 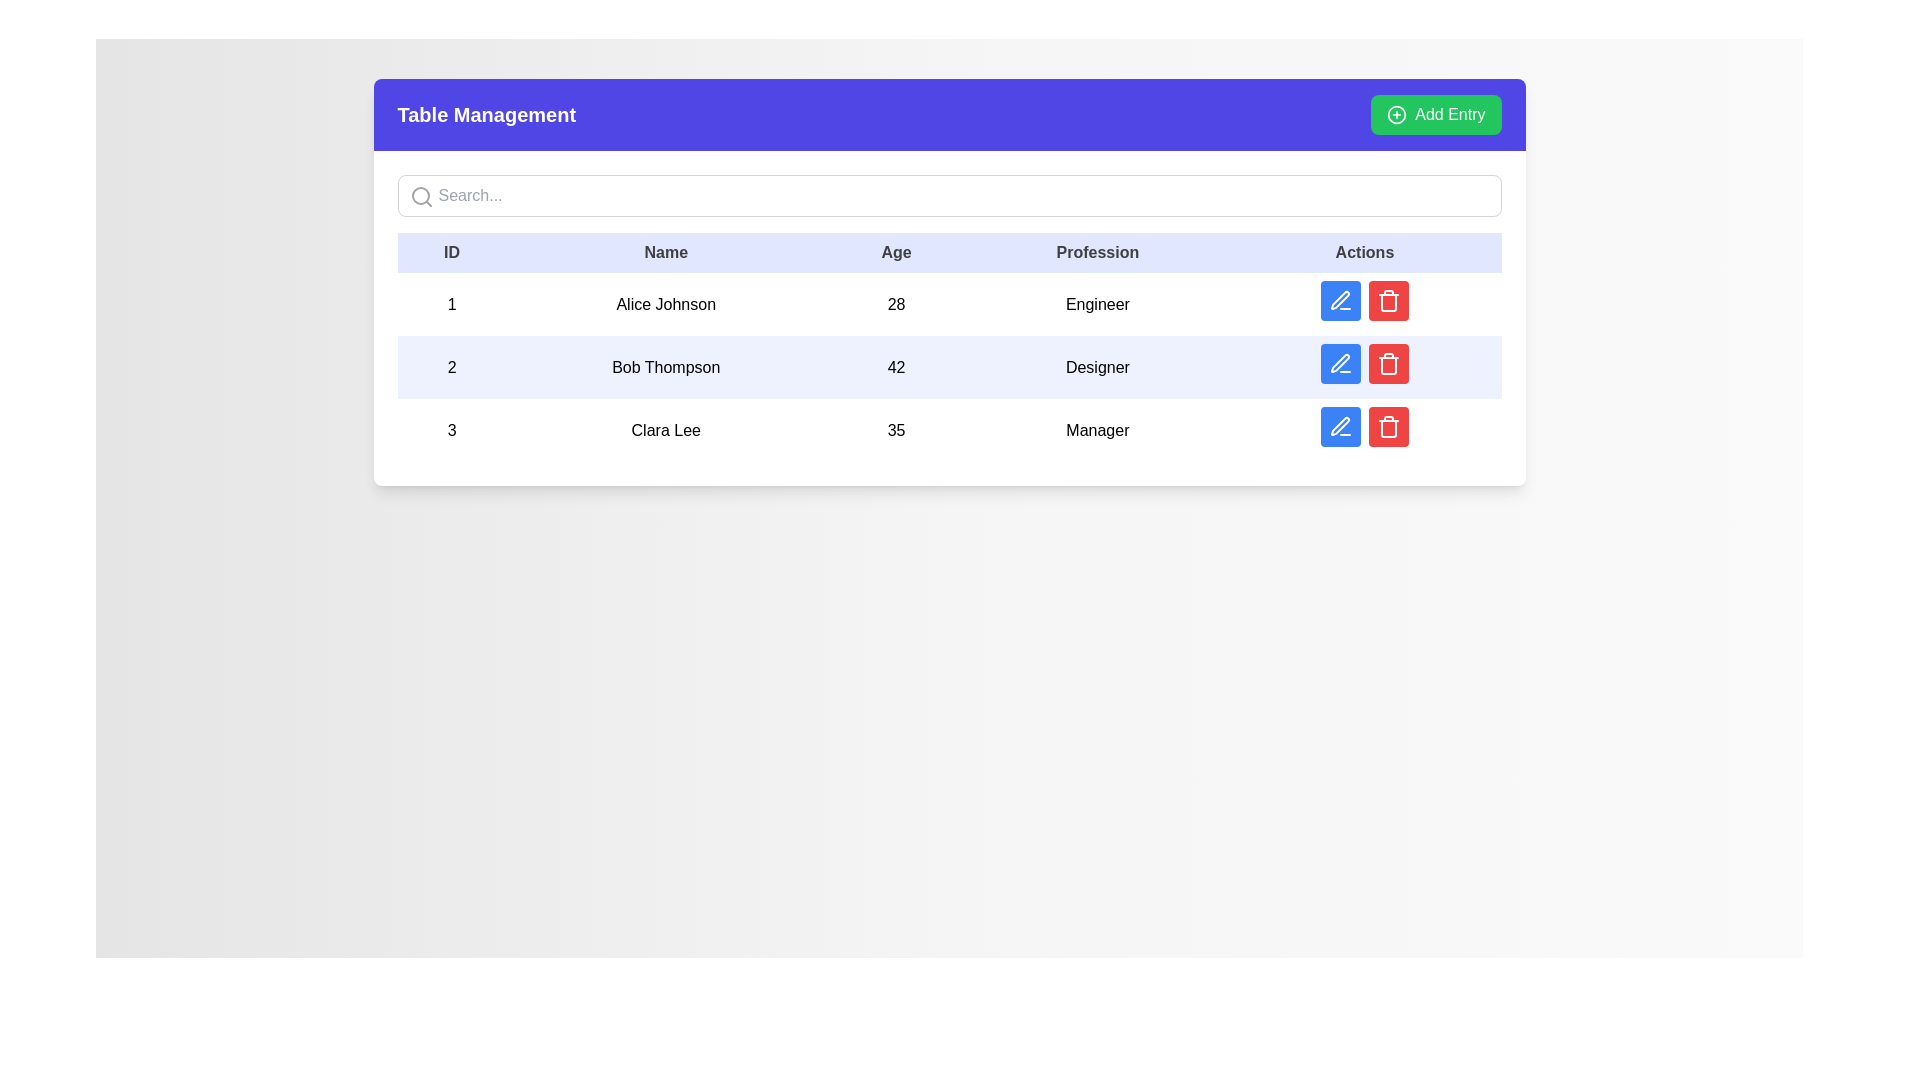 I want to click on the 'Actions' column header in the data table, which is the fifth and last column header indicating controls for modifying or deleting entries, so click(x=1363, y=252).